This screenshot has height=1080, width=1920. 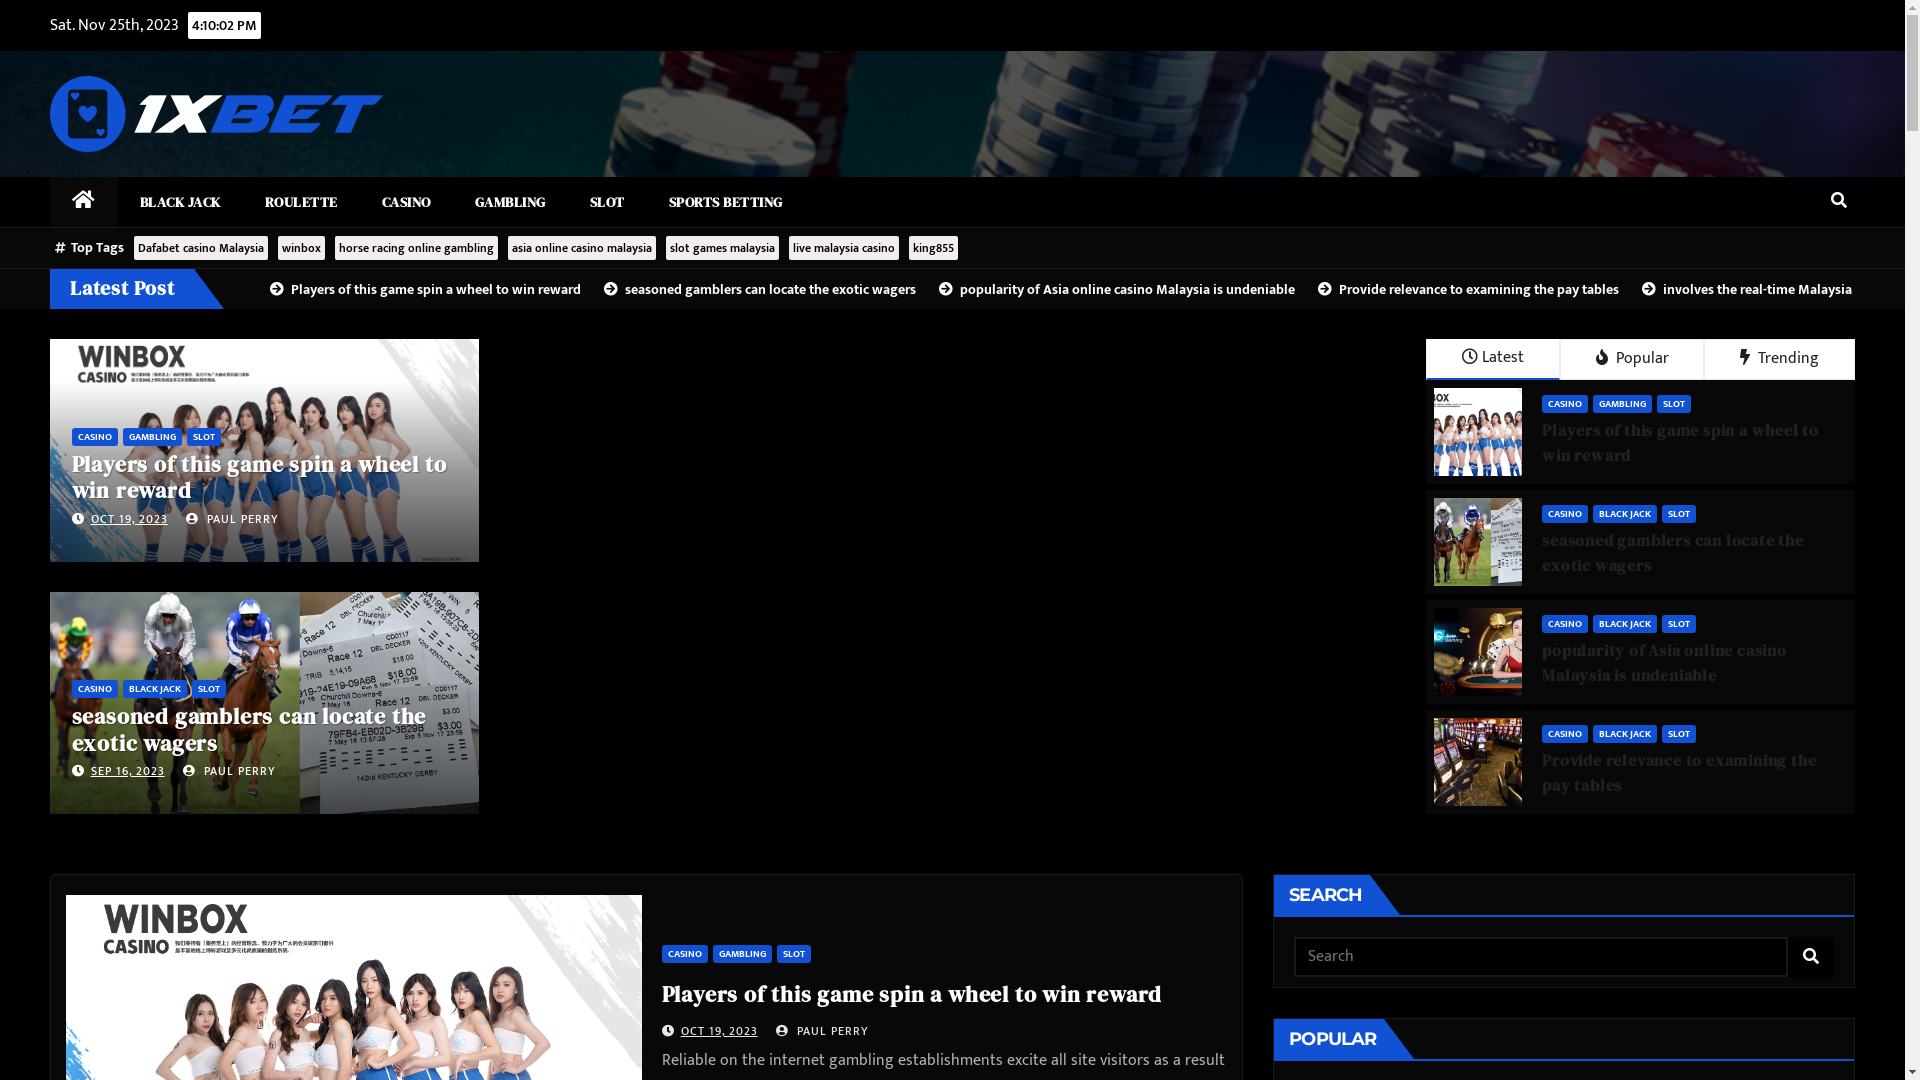 What do you see at coordinates (415, 246) in the screenshot?
I see `'horse racing online gambling'` at bounding box center [415, 246].